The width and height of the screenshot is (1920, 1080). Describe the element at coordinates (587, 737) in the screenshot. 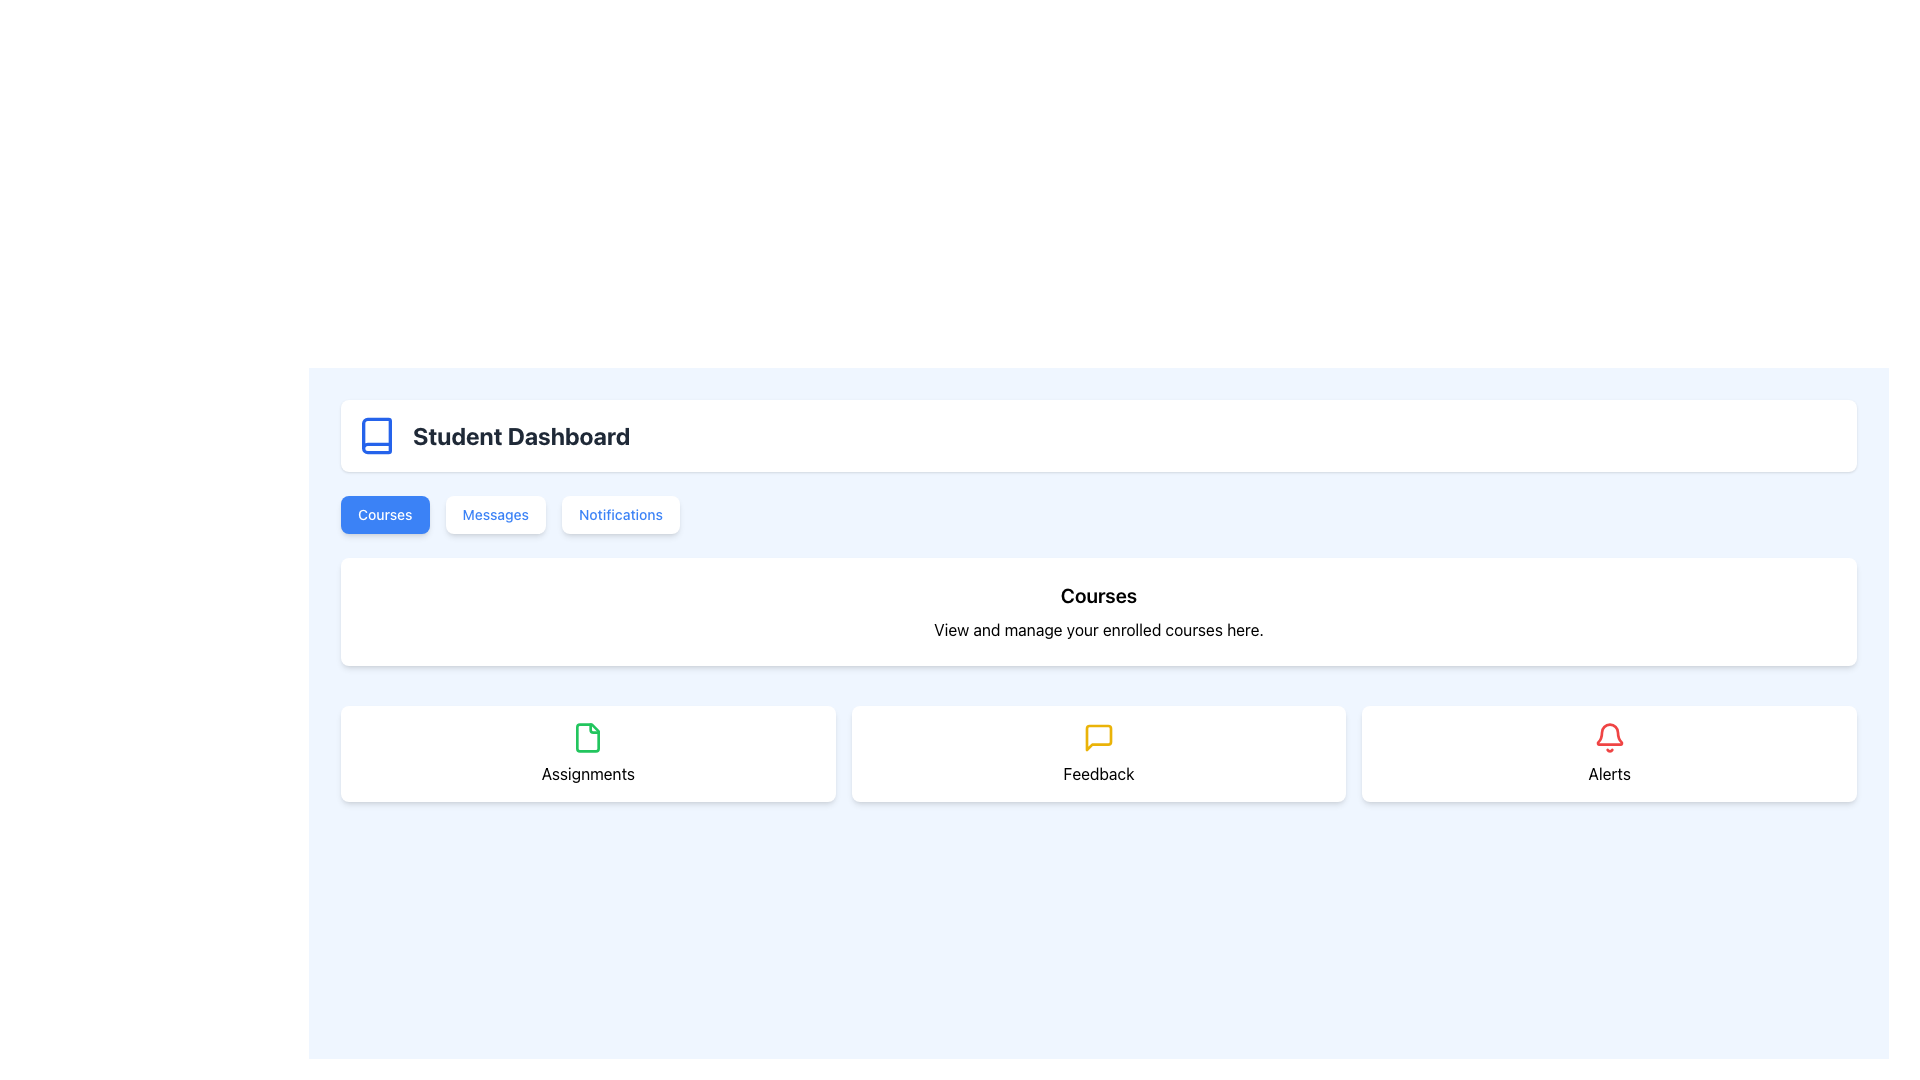

I see `the green file/document icon located above the 'Assignments' text within the leftmost white card` at that location.